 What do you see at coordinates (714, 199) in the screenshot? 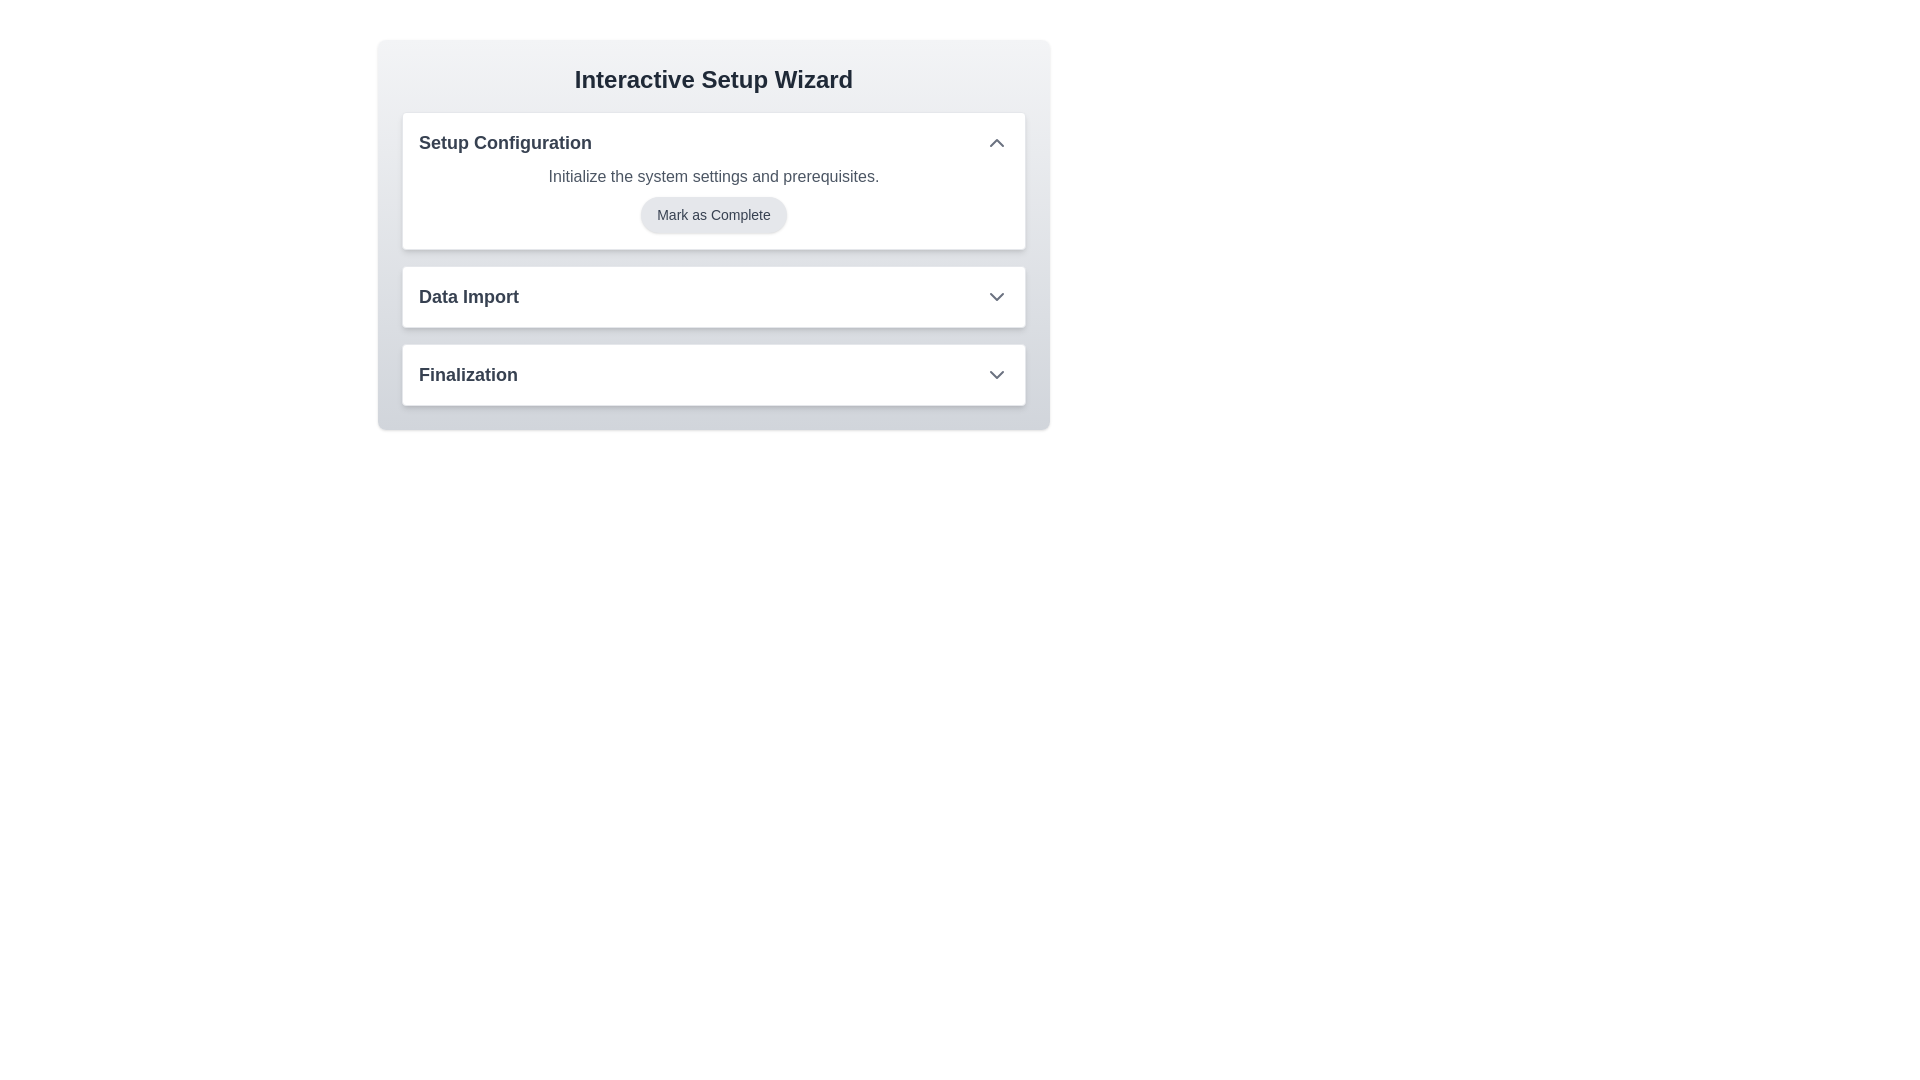
I see `the interactive button located` at bounding box center [714, 199].